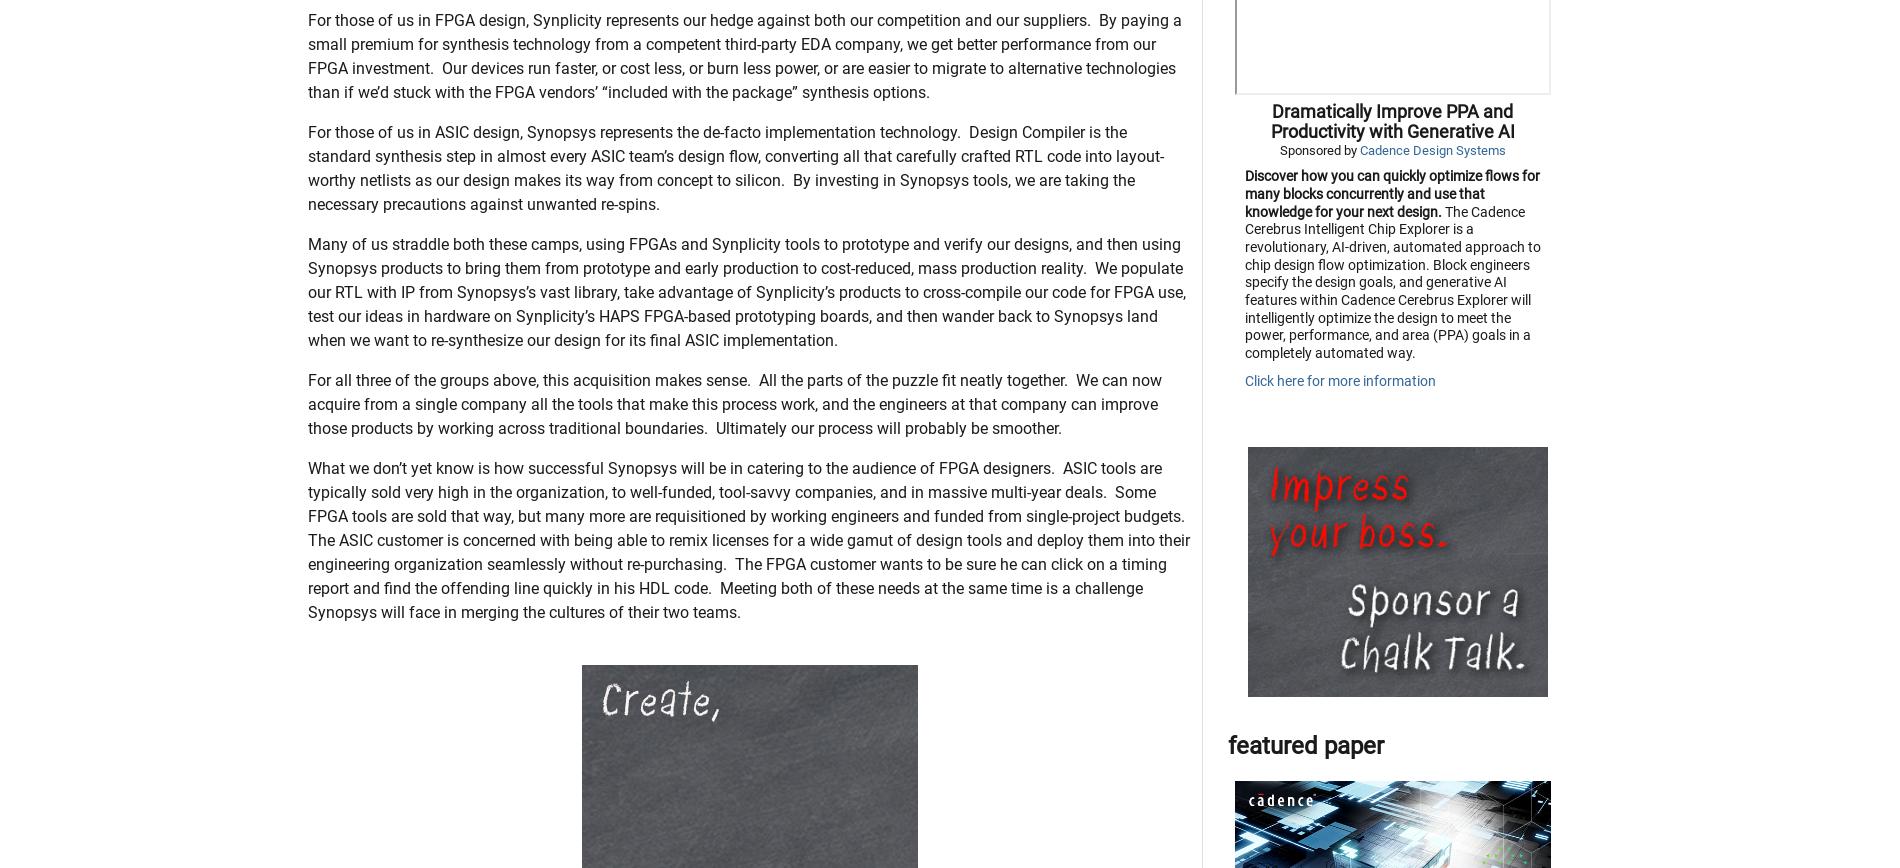  I want to click on 'What we don’t yet know is how successful Synopsys will be in catering to the audience of FPGA designers.  ASIC tools are typically sold very high in the organization, to well-funded, tool-savvy companies, and in massive multi-year deals.  Some FPGA tools are sold that way, but many more are requisitioned by working engineers and funded from single-project budgets.  The ASIC customer is concerned with being able to remix licenses for a wide gamut of design tools and deploy them into their engineering organization seamlessly without re-purchasing.  The FPGA customer wants to be sure he can click on a timing report and find the offending line quickly in his HDL code.  Meeting both of these needs at the same time is a challenge Synopsys will face in merging the cultures of their two teams.', so click(306, 639).